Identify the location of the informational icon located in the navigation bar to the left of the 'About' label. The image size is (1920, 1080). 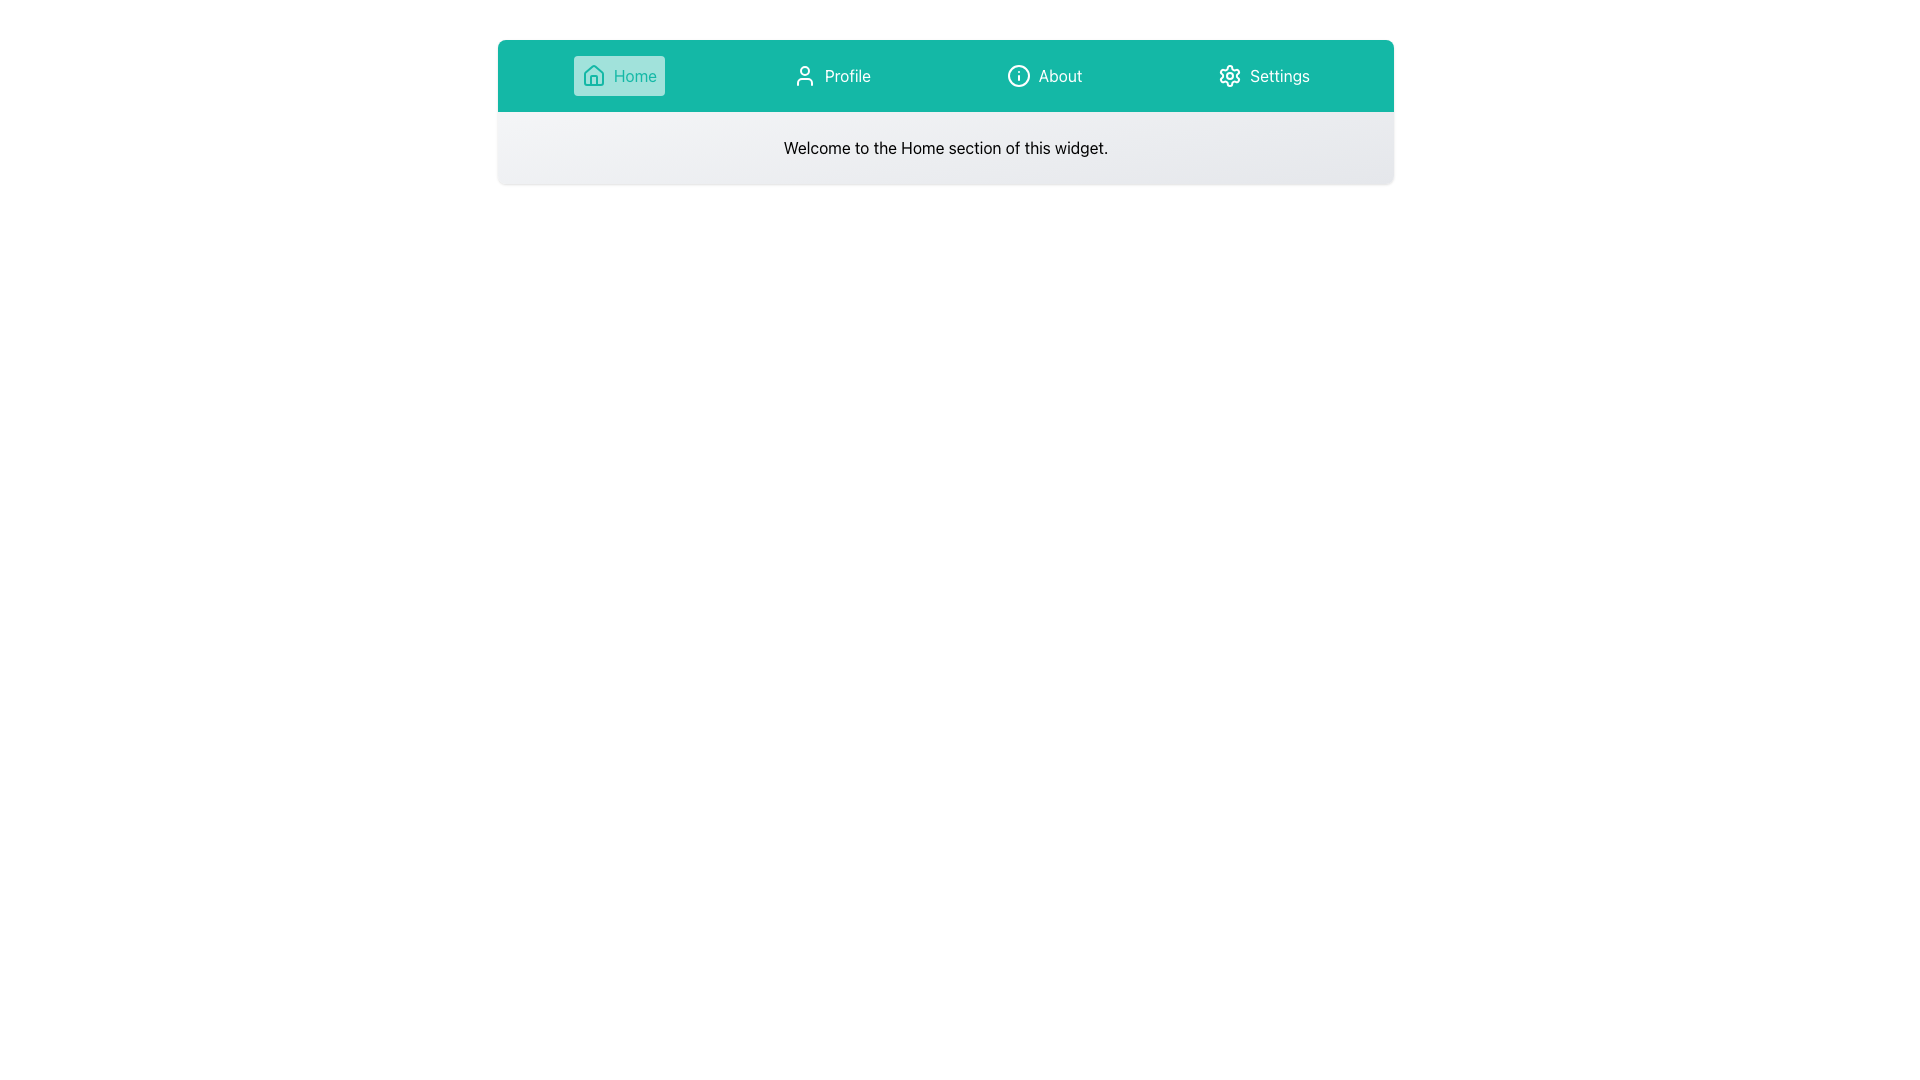
(1018, 75).